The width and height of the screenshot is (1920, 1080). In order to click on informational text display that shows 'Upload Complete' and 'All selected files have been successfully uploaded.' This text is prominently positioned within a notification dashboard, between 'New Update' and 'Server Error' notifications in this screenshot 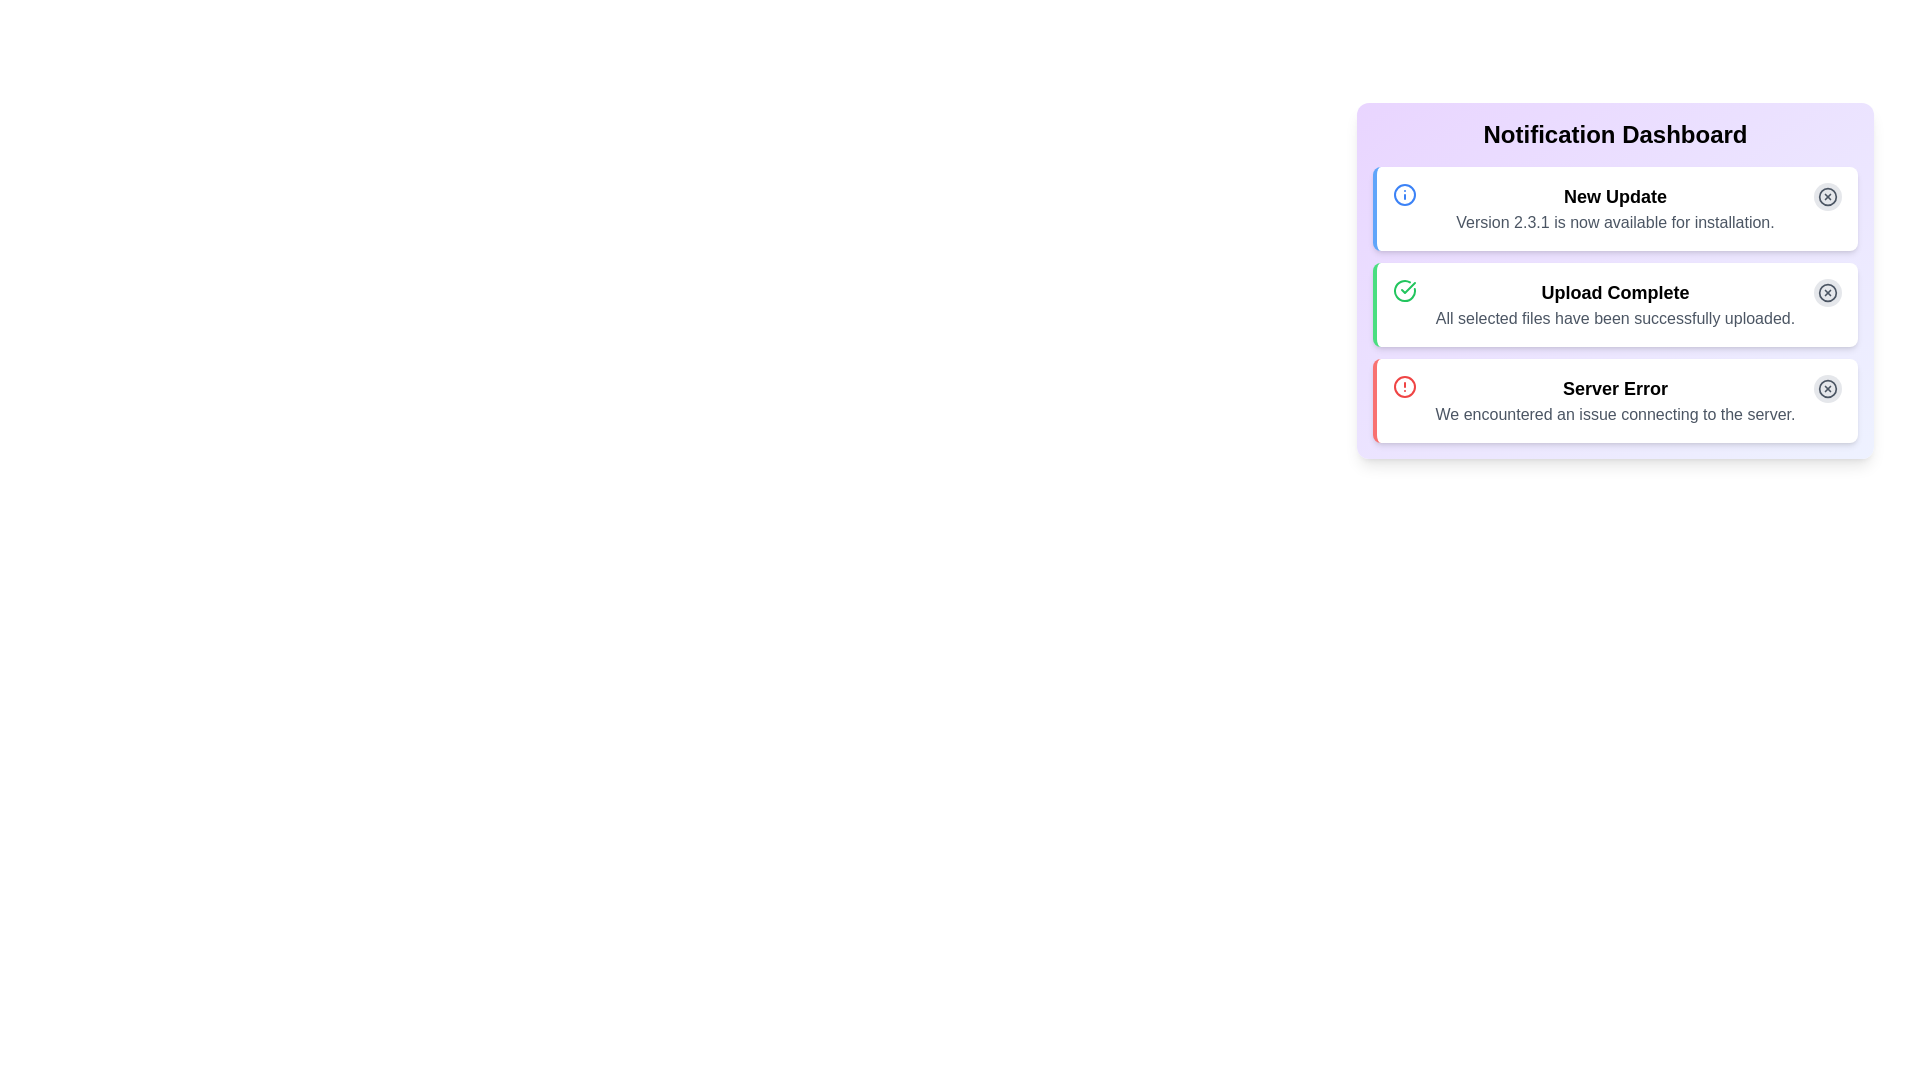, I will do `click(1615, 304)`.